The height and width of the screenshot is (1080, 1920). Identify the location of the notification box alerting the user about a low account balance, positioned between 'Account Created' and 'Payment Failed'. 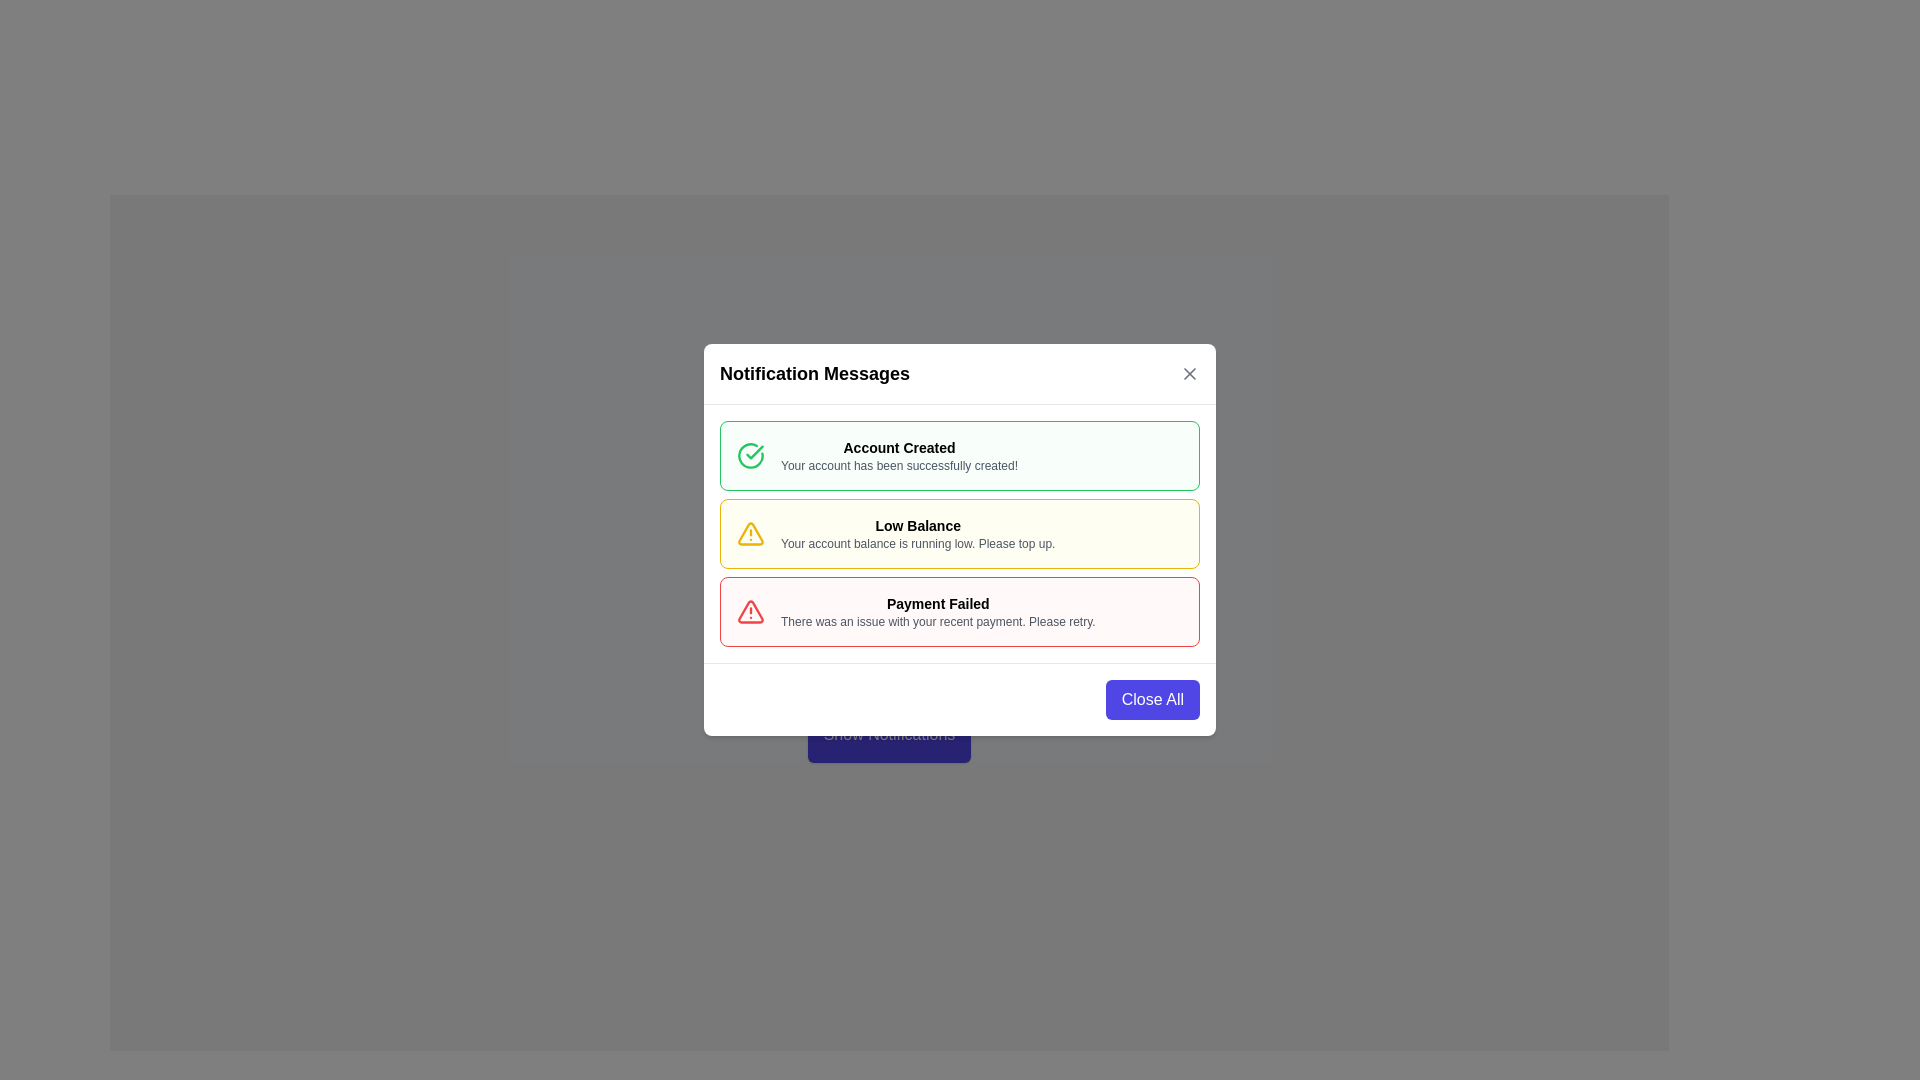
(960, 532).